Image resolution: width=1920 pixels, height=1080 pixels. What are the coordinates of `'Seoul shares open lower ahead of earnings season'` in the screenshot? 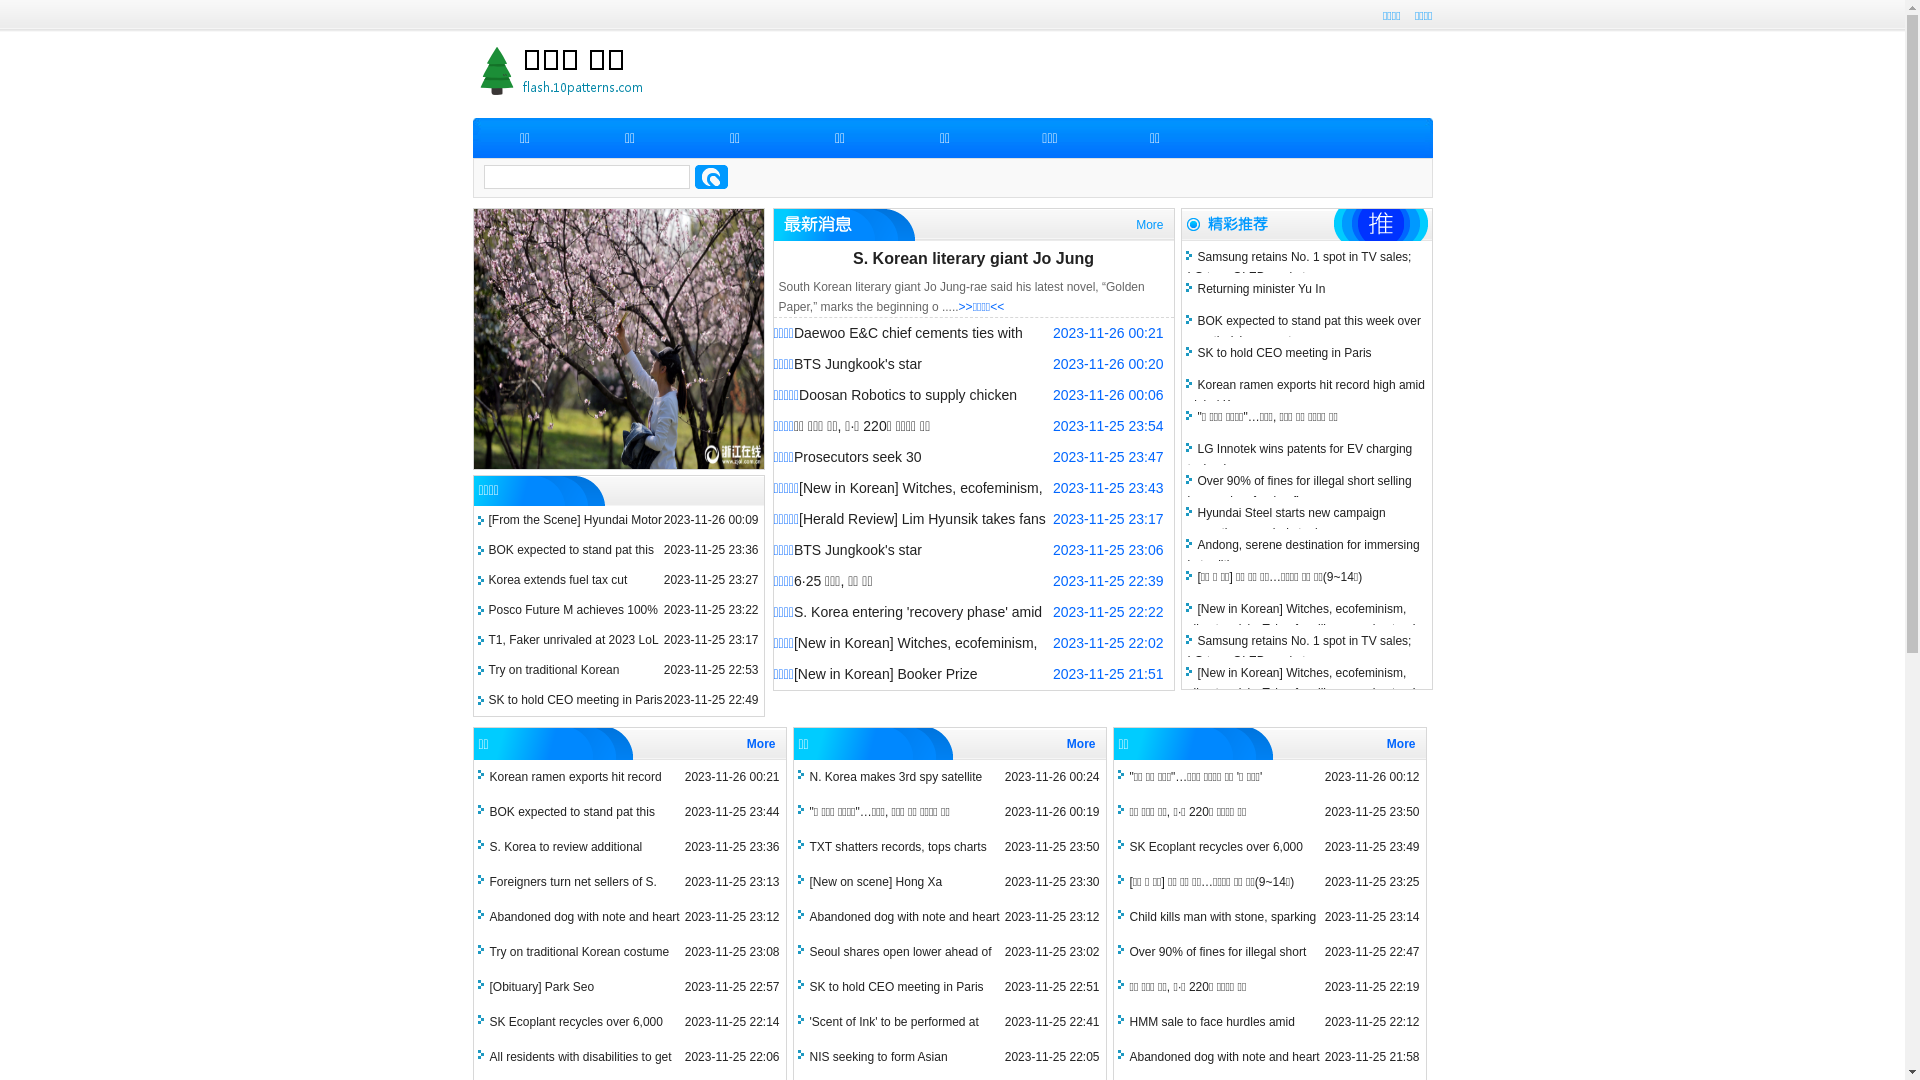 It's located at (895, 962).